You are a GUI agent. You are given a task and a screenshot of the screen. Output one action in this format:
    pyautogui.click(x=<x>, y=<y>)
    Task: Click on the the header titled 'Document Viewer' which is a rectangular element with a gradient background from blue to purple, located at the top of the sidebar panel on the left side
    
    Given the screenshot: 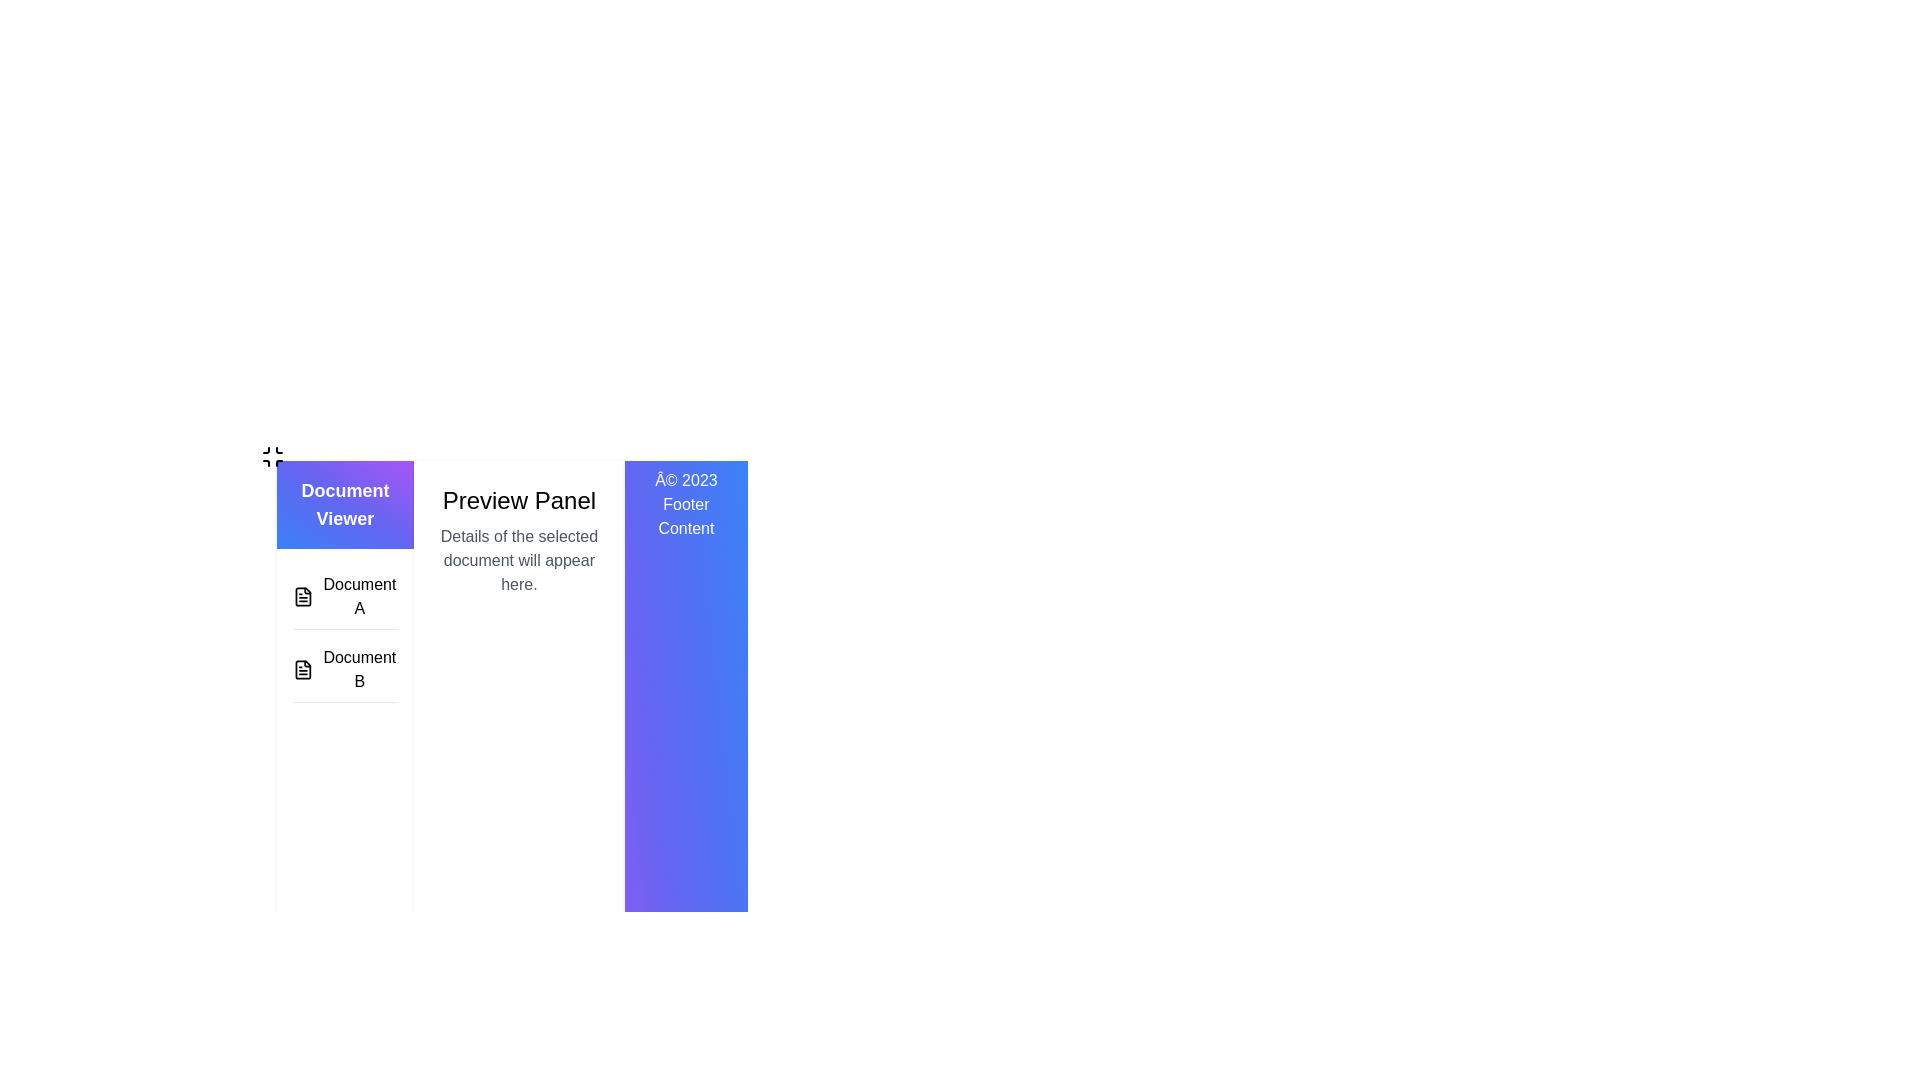 What is the action you would take?
    pyautogui.click(x=345, y=504)
    